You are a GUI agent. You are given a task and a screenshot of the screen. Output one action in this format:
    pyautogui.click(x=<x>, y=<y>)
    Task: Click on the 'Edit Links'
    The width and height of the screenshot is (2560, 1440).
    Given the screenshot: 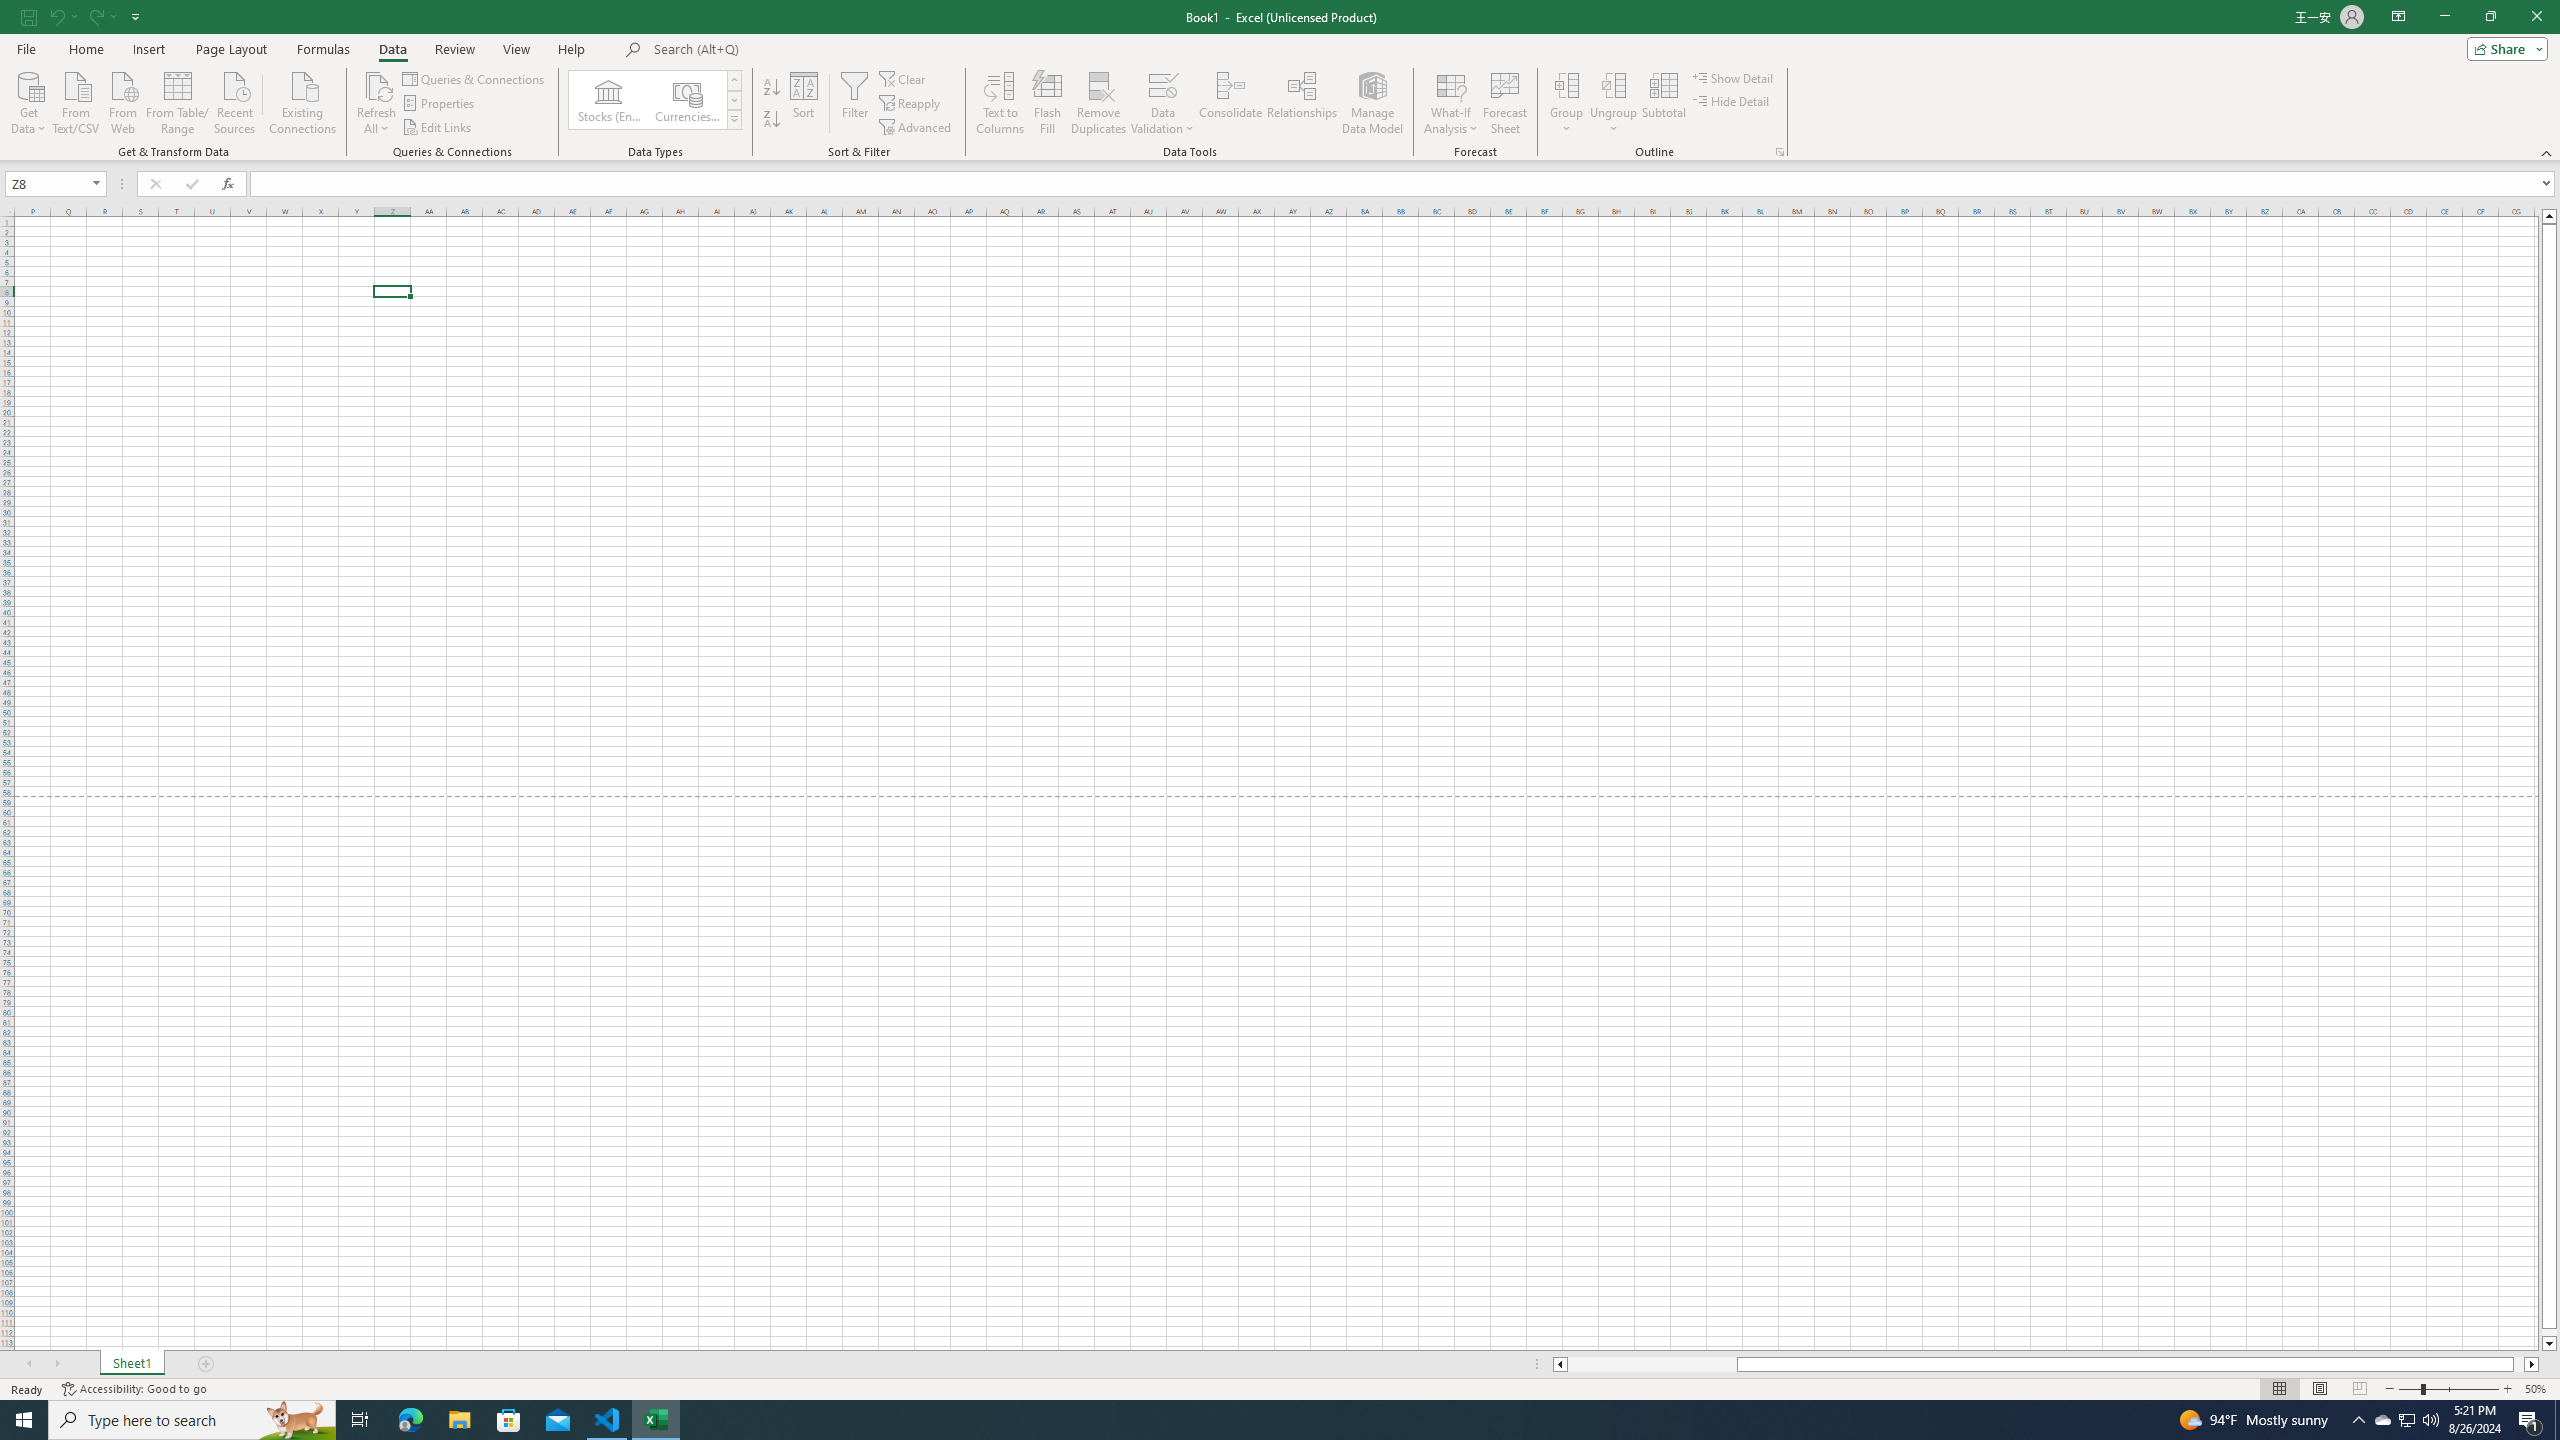 What is the action you would take?
    pyautogui.click(x=439, y=127)
    